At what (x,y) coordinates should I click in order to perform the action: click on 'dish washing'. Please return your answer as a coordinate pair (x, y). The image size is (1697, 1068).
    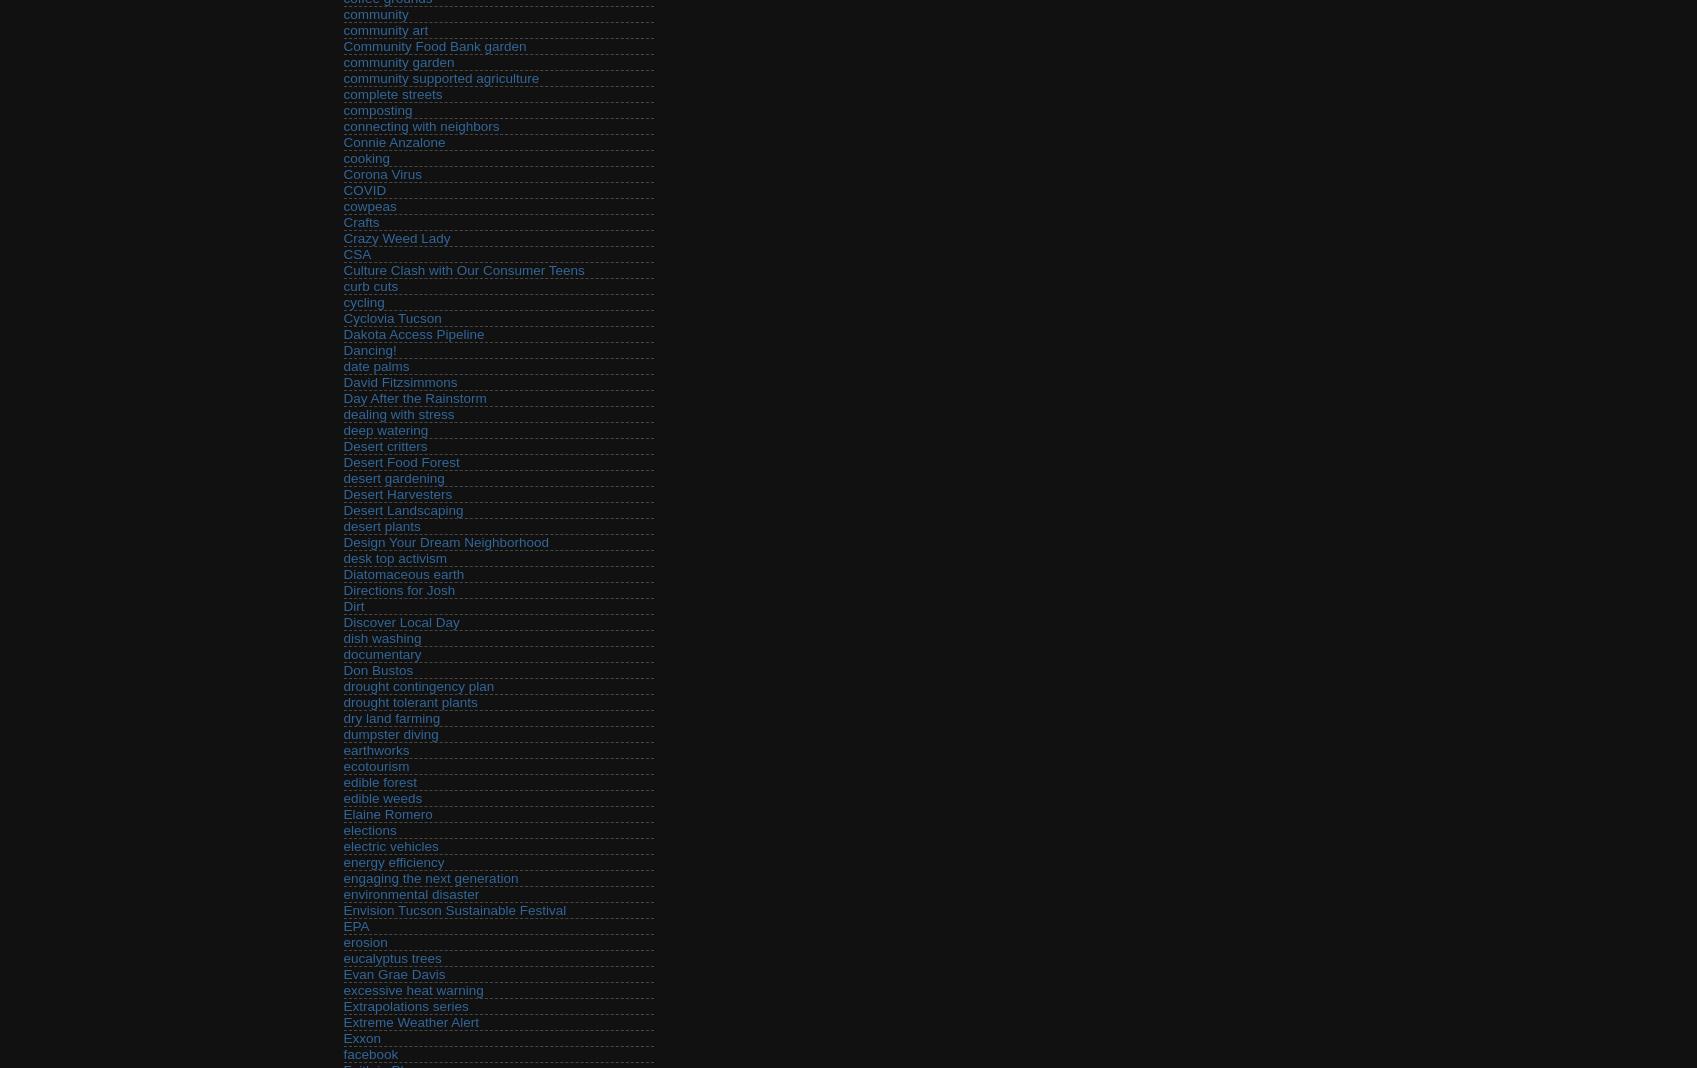
    Looking at the image, I should click on (381, 637).